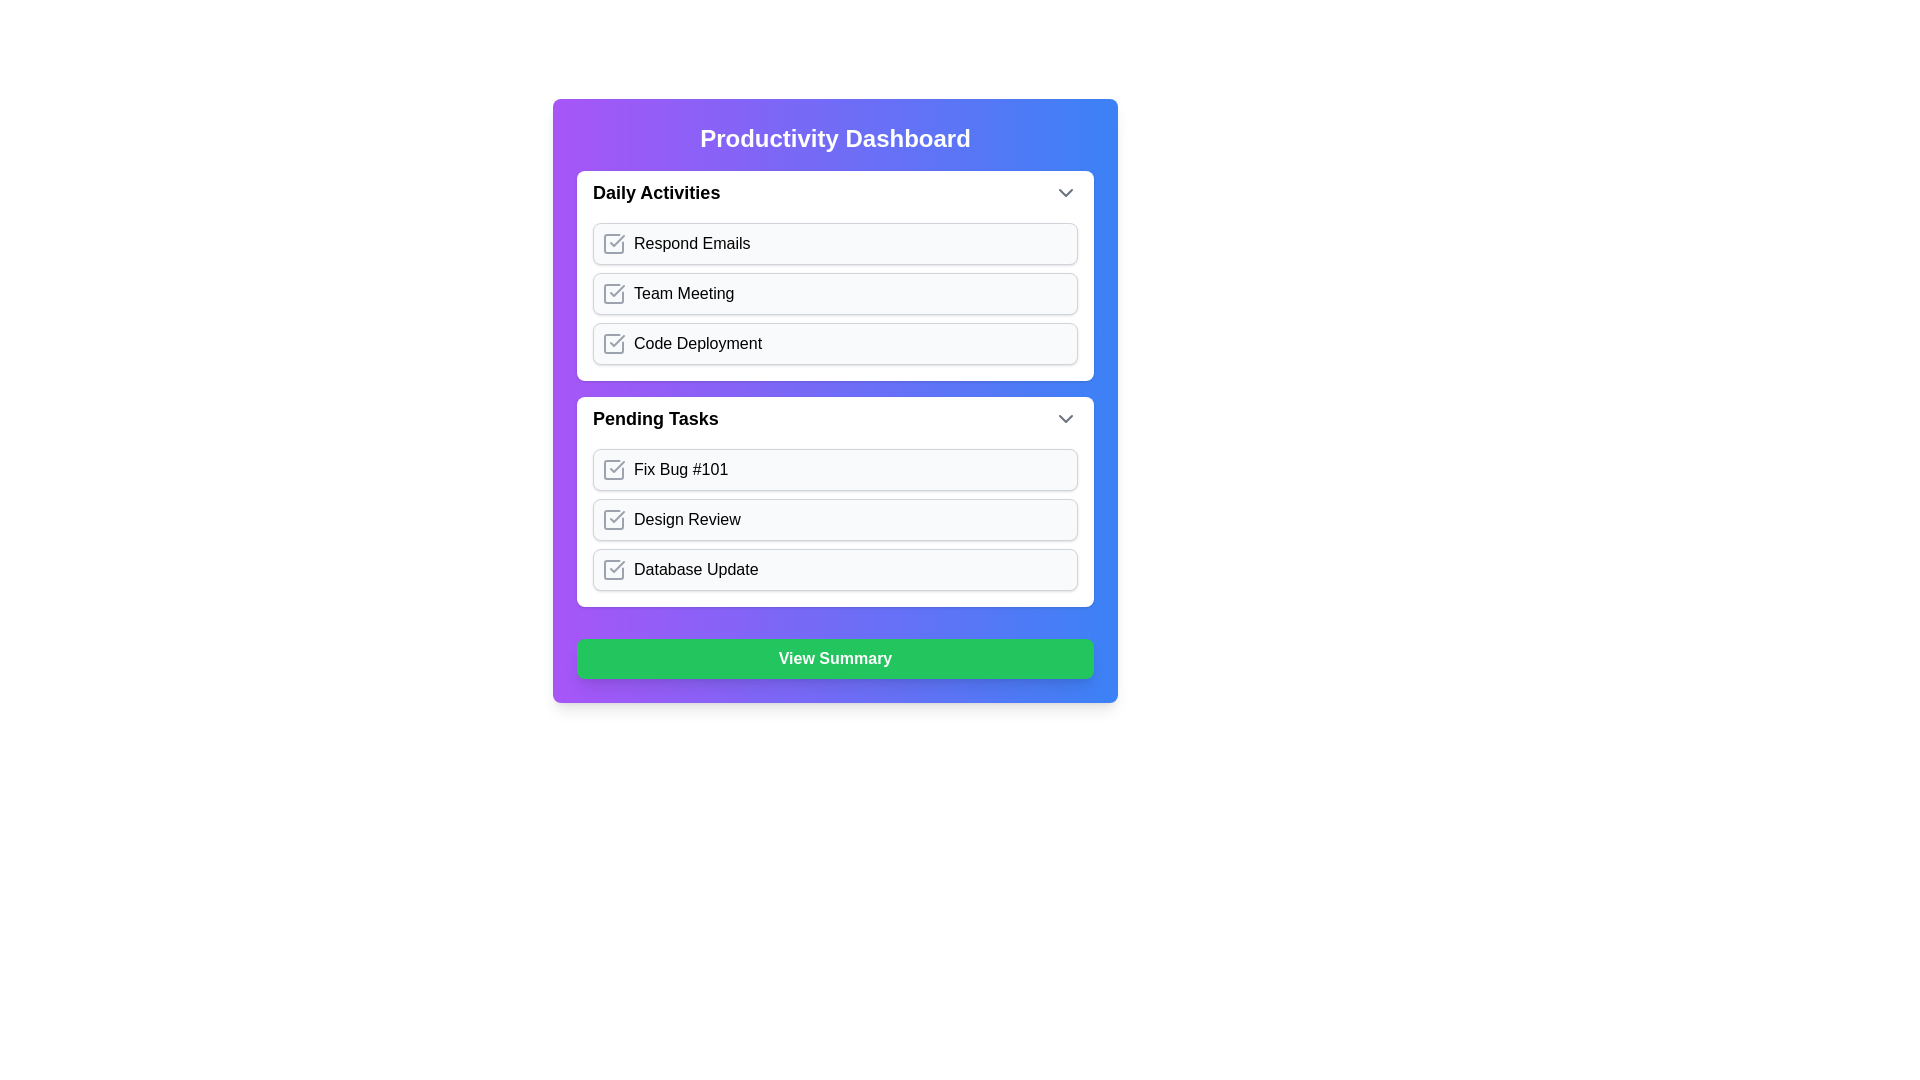 The width and height of the screenshot is (1920, 1080). Describe the element at coordinates (613, 242) in the screenshot. I see `the checkbox outline for the 'Respond Emails' task in the 'Daily Activities' section of the Productivity Dashboard` at that location.